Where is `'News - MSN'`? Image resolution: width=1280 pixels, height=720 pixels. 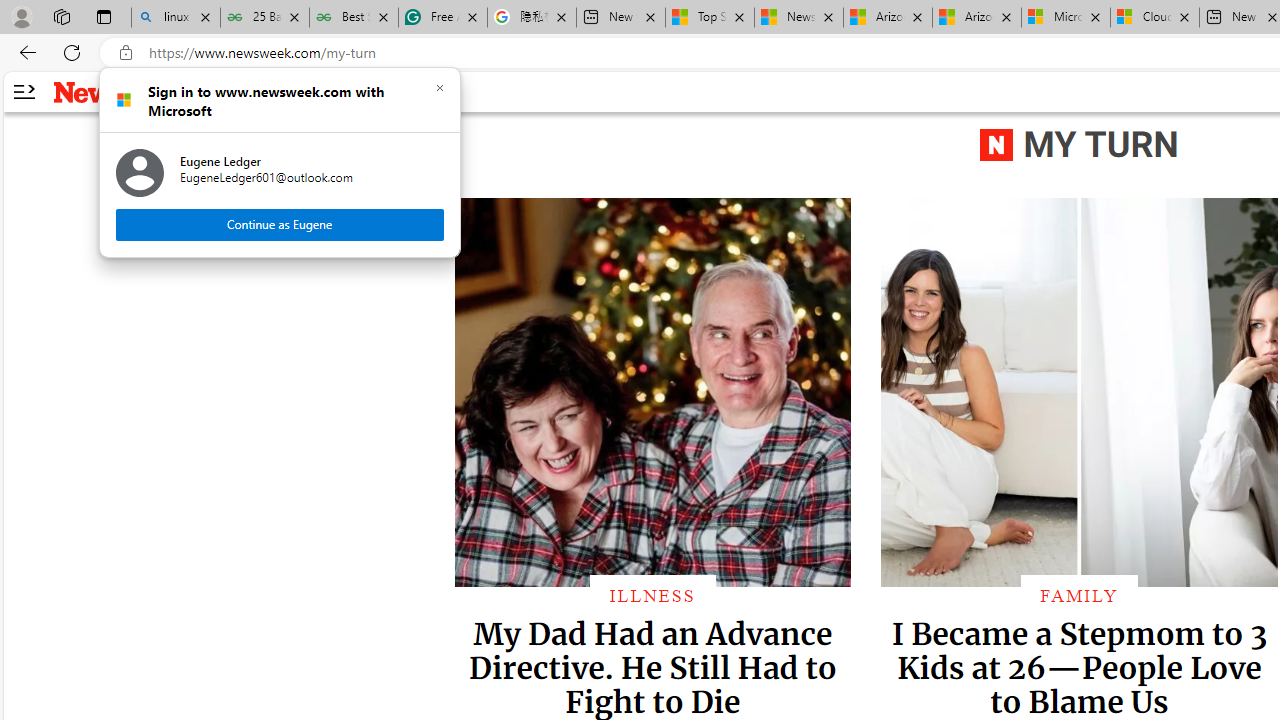
'News - MSN' is located at coordinates (798, 17).